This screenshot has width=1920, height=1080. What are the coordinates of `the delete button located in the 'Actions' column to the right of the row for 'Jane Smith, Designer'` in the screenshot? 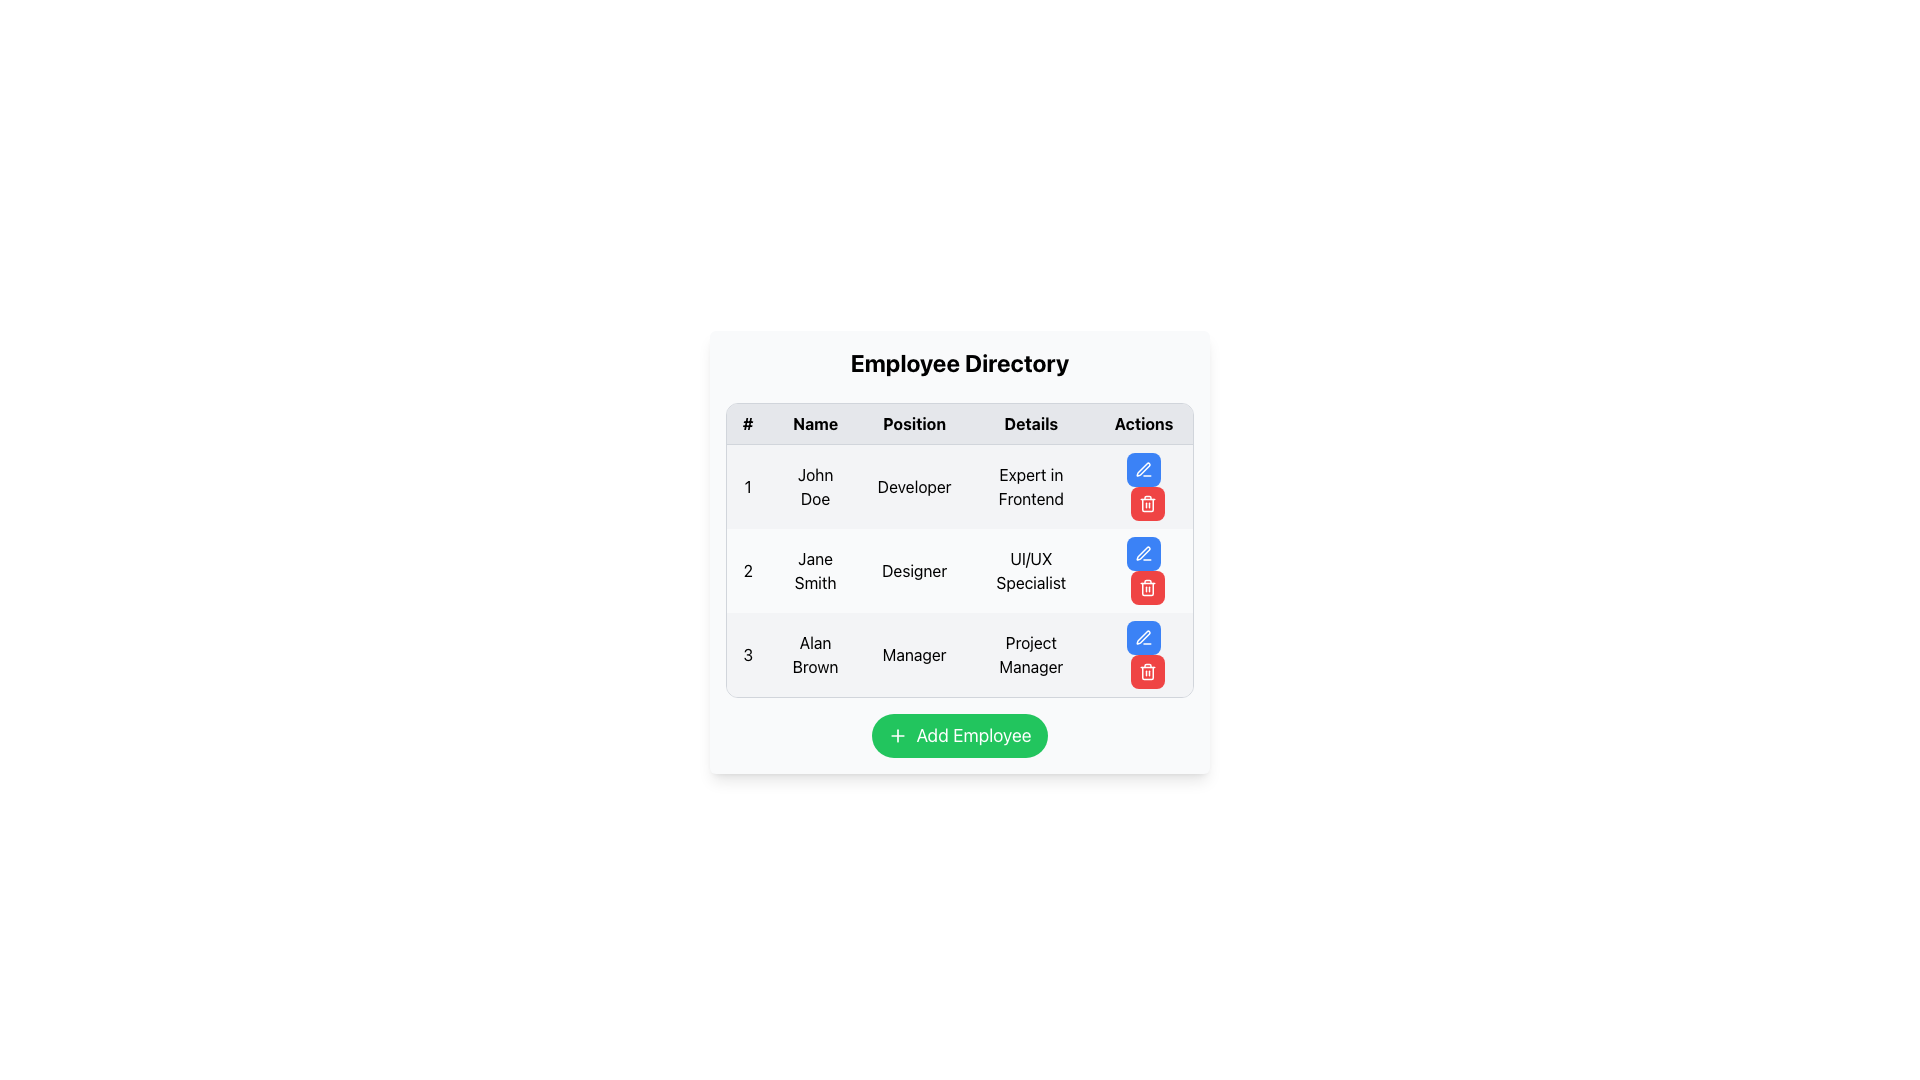 It's located at (1147, 586).